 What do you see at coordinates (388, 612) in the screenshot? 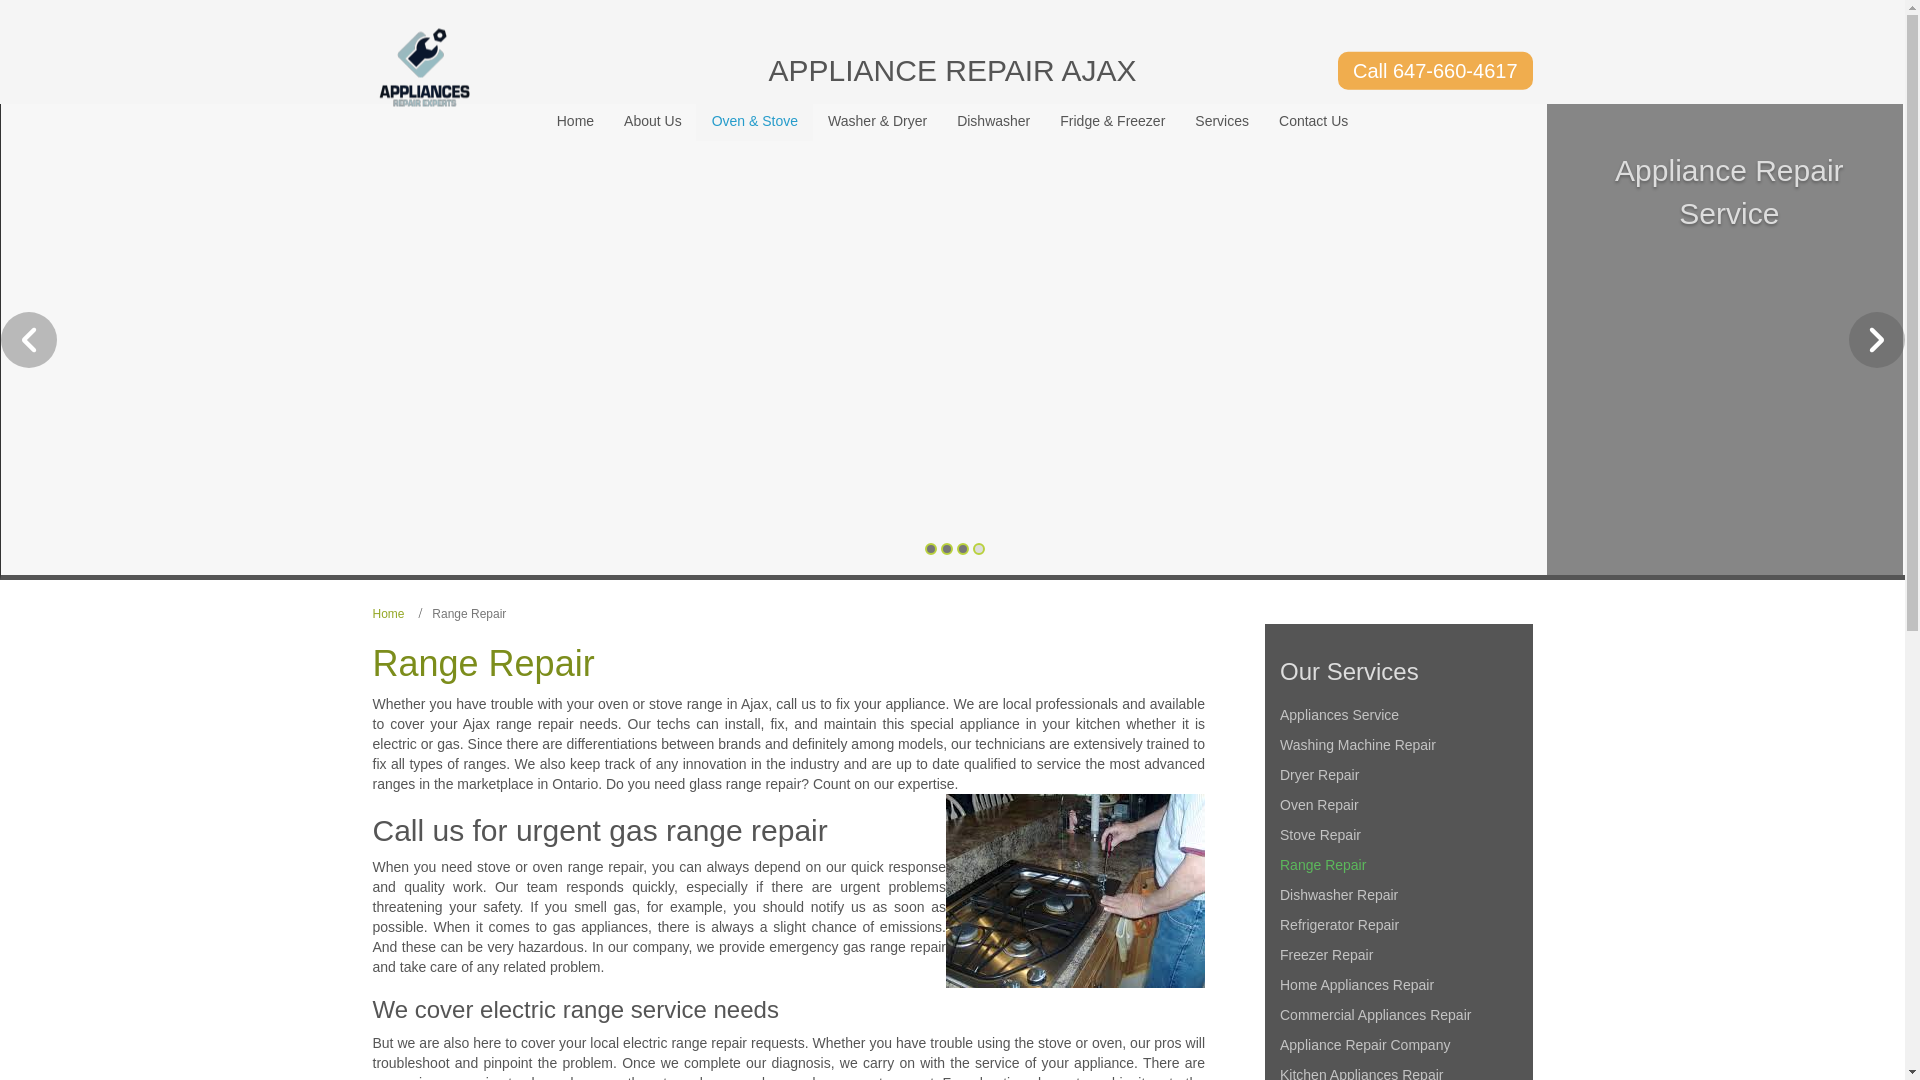
I see `'Home'` at bounding box center [388, 612].